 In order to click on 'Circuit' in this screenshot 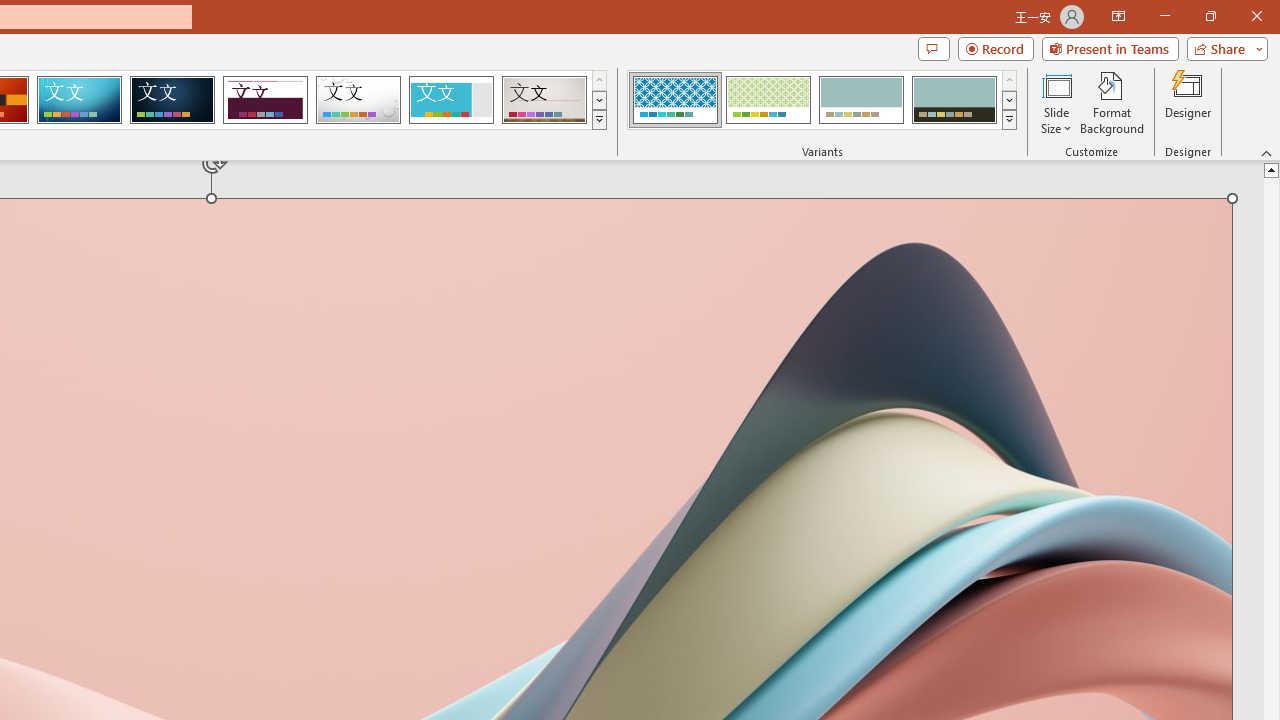, I will do `click(79, 100)`.